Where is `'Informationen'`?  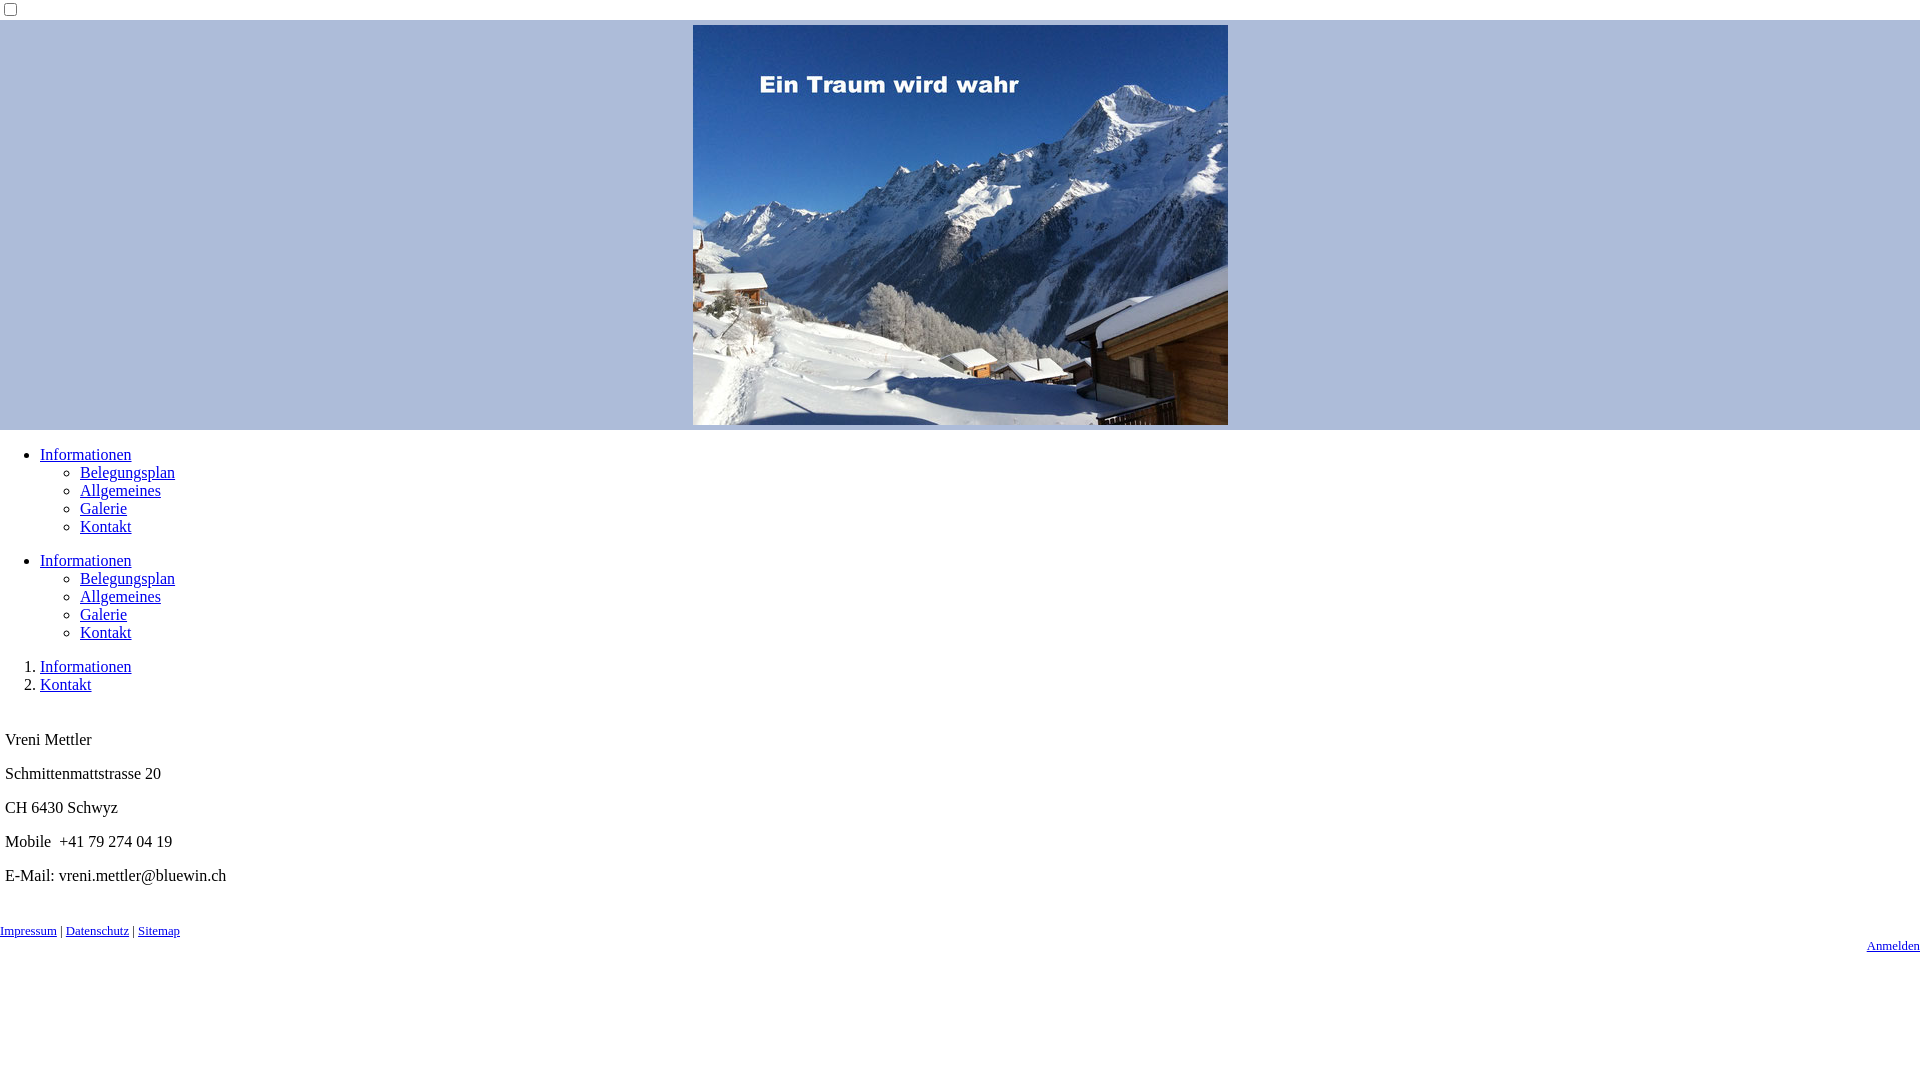 'Informationen' is located at coordinates (85, 560).